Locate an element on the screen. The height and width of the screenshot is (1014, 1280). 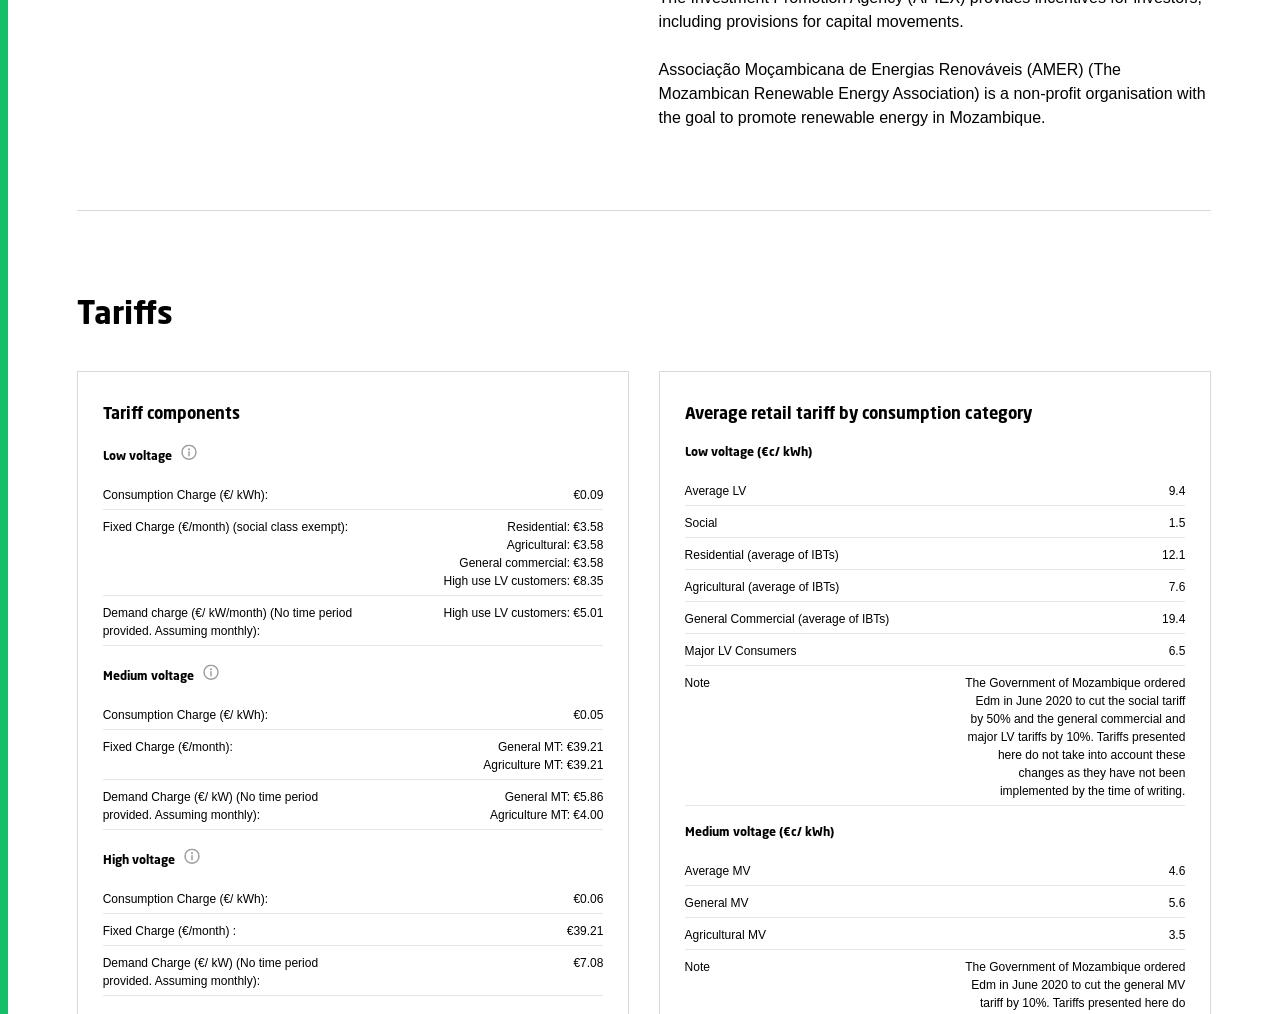
'General MT: €5.86' is located at coordinates (503, 797).